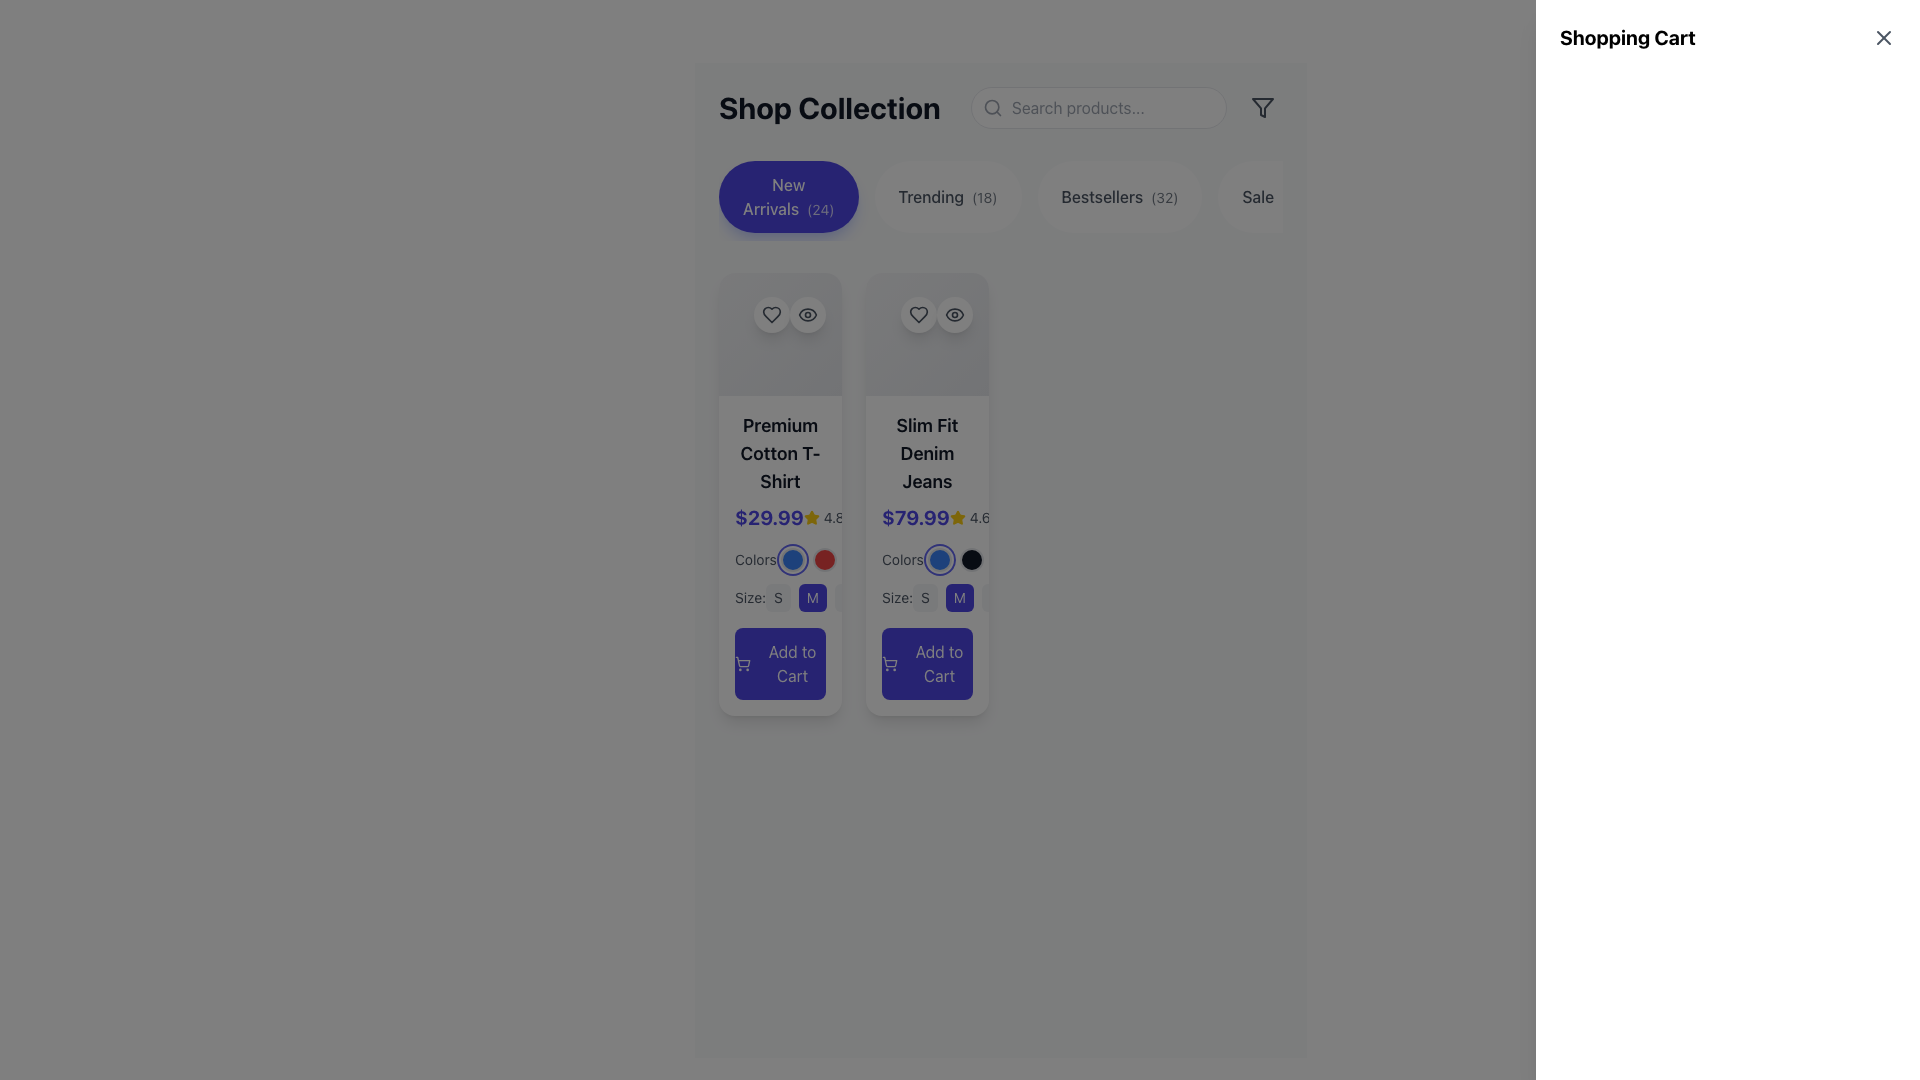  I want to click on the funnel/filter icon located in the upper-right corner of the navigation panel, so click(1261, 108).